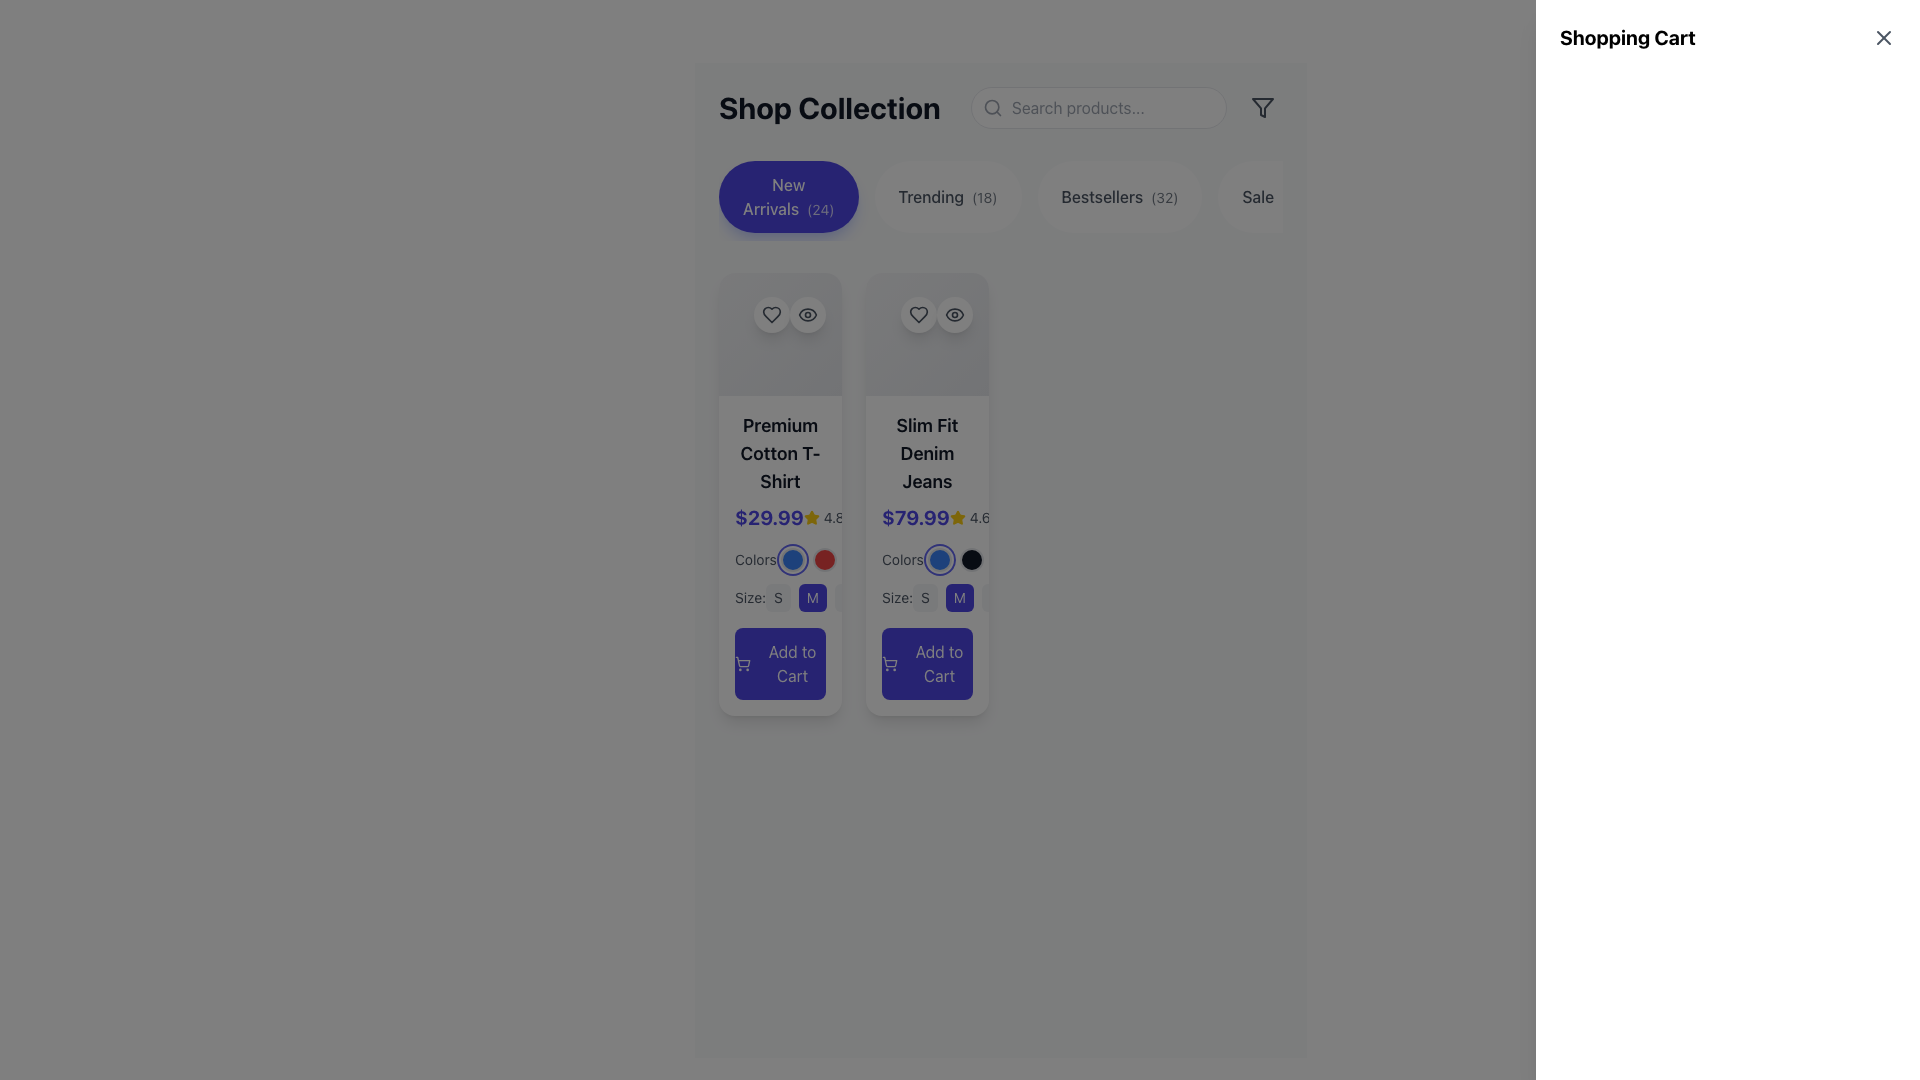  I want to click on the funnel/filter icon located in the upper-right corner of the navigation panel, so click(1261, 108).